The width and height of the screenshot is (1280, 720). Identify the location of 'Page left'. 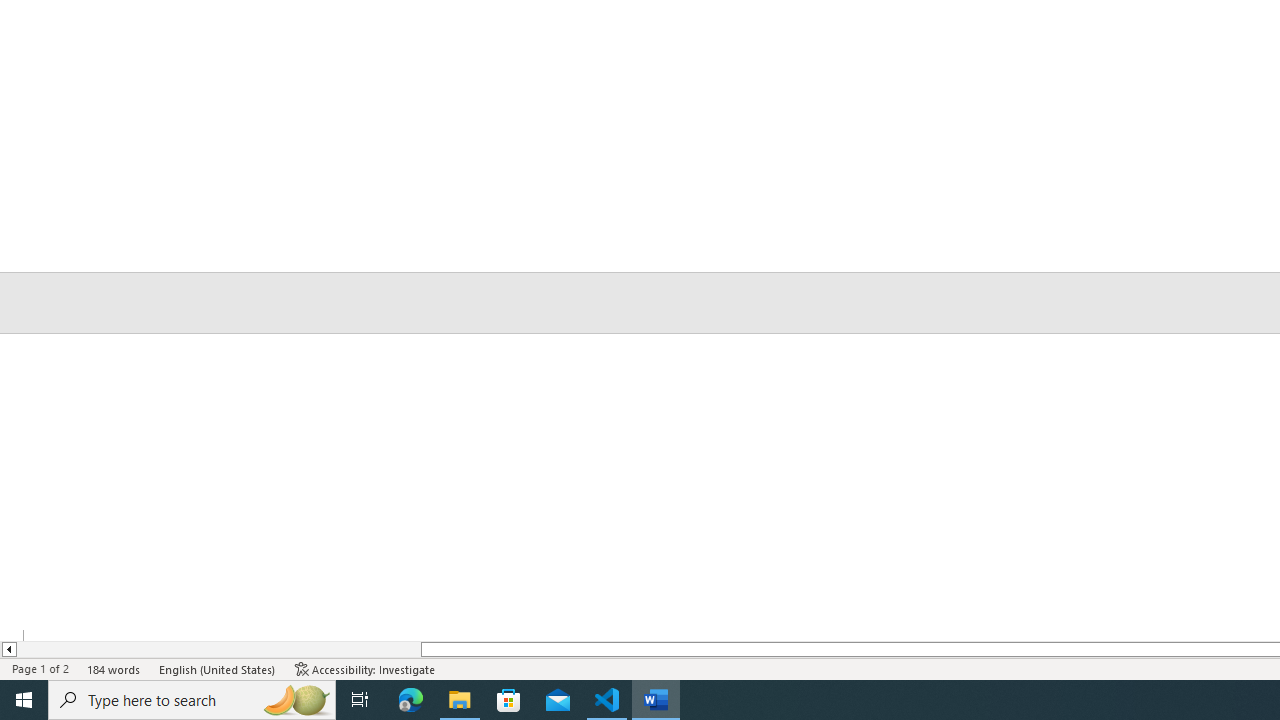
(218, 649).